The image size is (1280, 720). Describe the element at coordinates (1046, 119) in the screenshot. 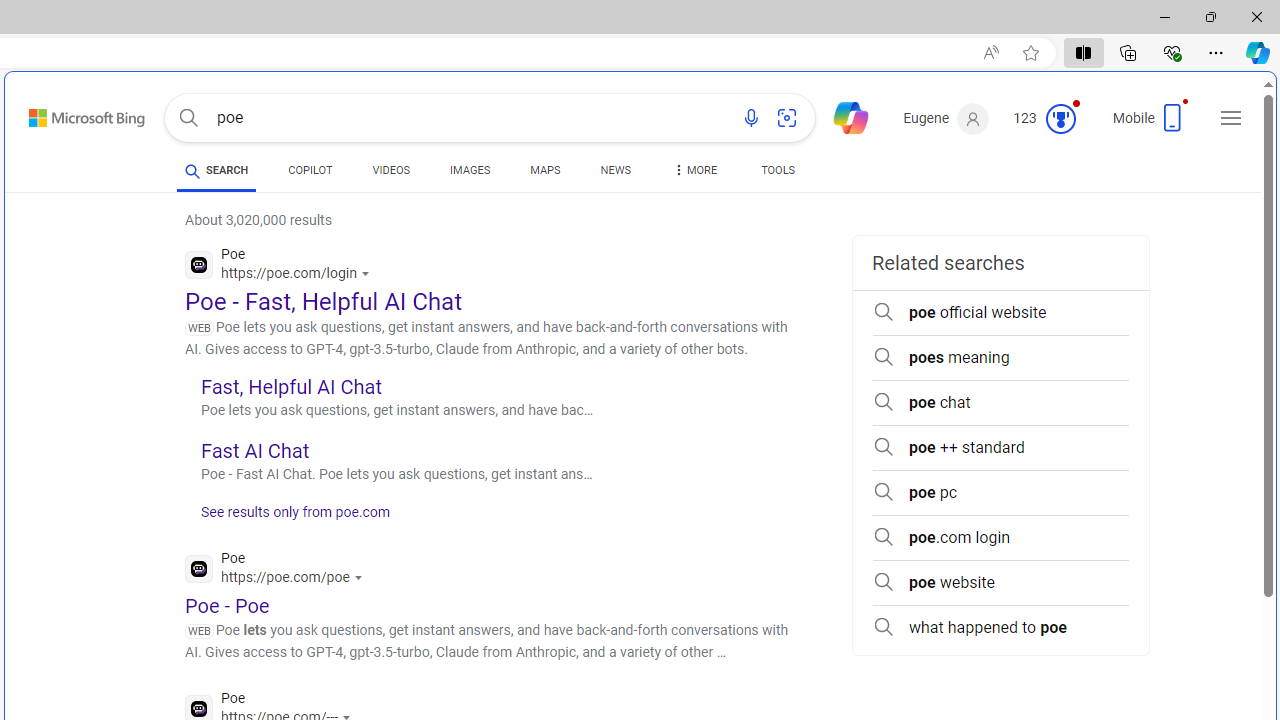

I see `'Microsoft Rewards 123'` at that location.